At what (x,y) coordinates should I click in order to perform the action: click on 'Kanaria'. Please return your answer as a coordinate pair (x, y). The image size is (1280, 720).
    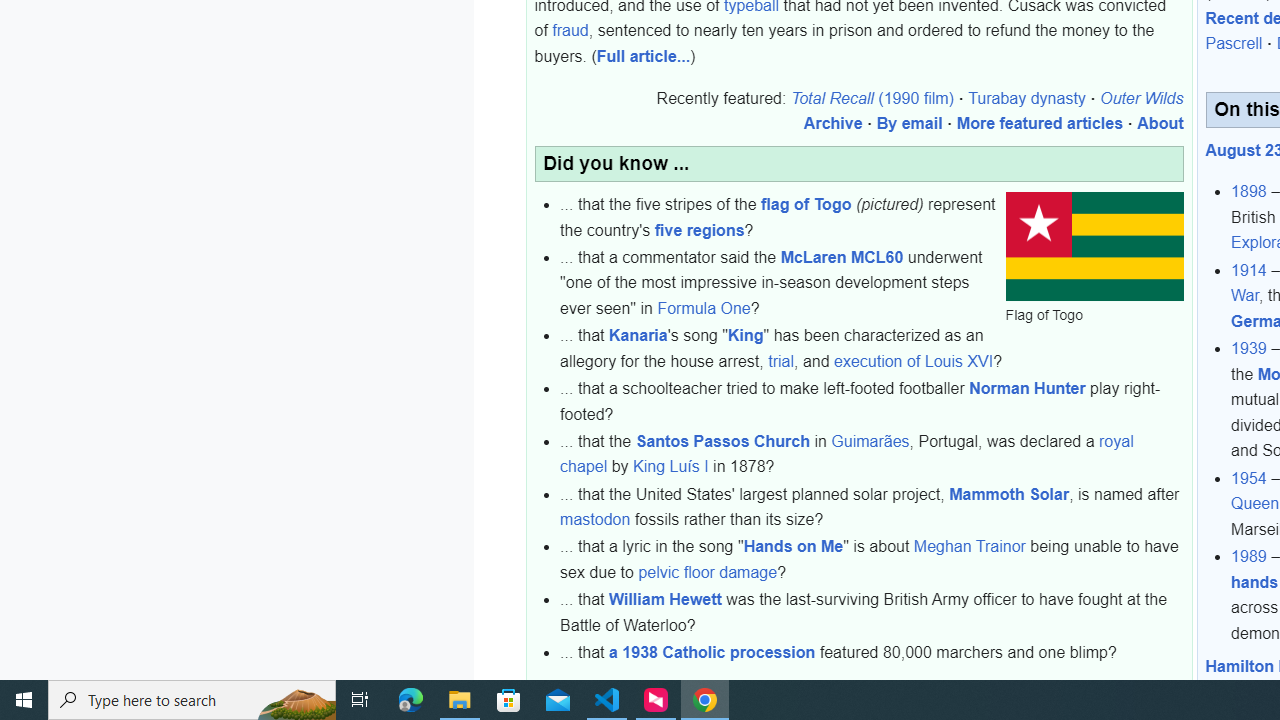
    Looking at the image, I should click on (637, 334).